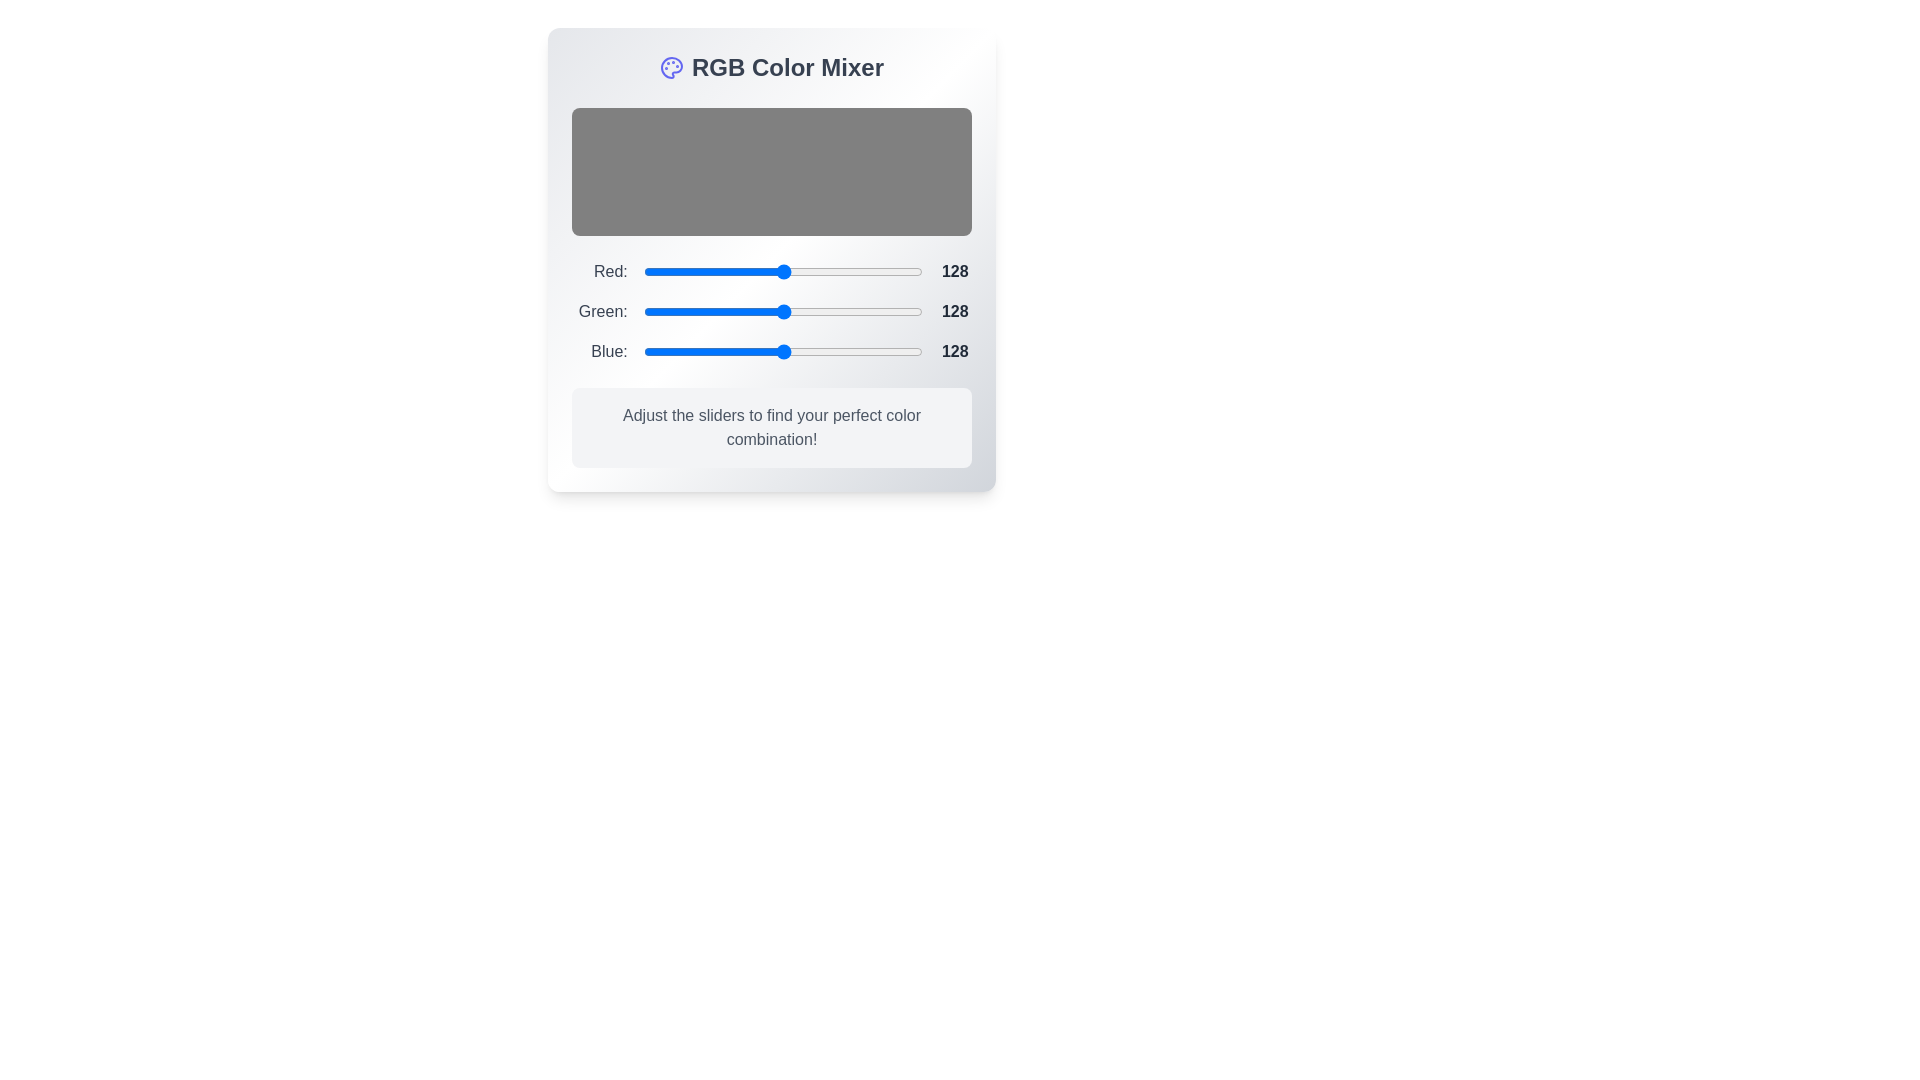 The width and height of the screenshot is (1920, 1080). Describe the element at coordinates (710, 312) in the screenshot. I see `the 1 slider to 61` at that location.